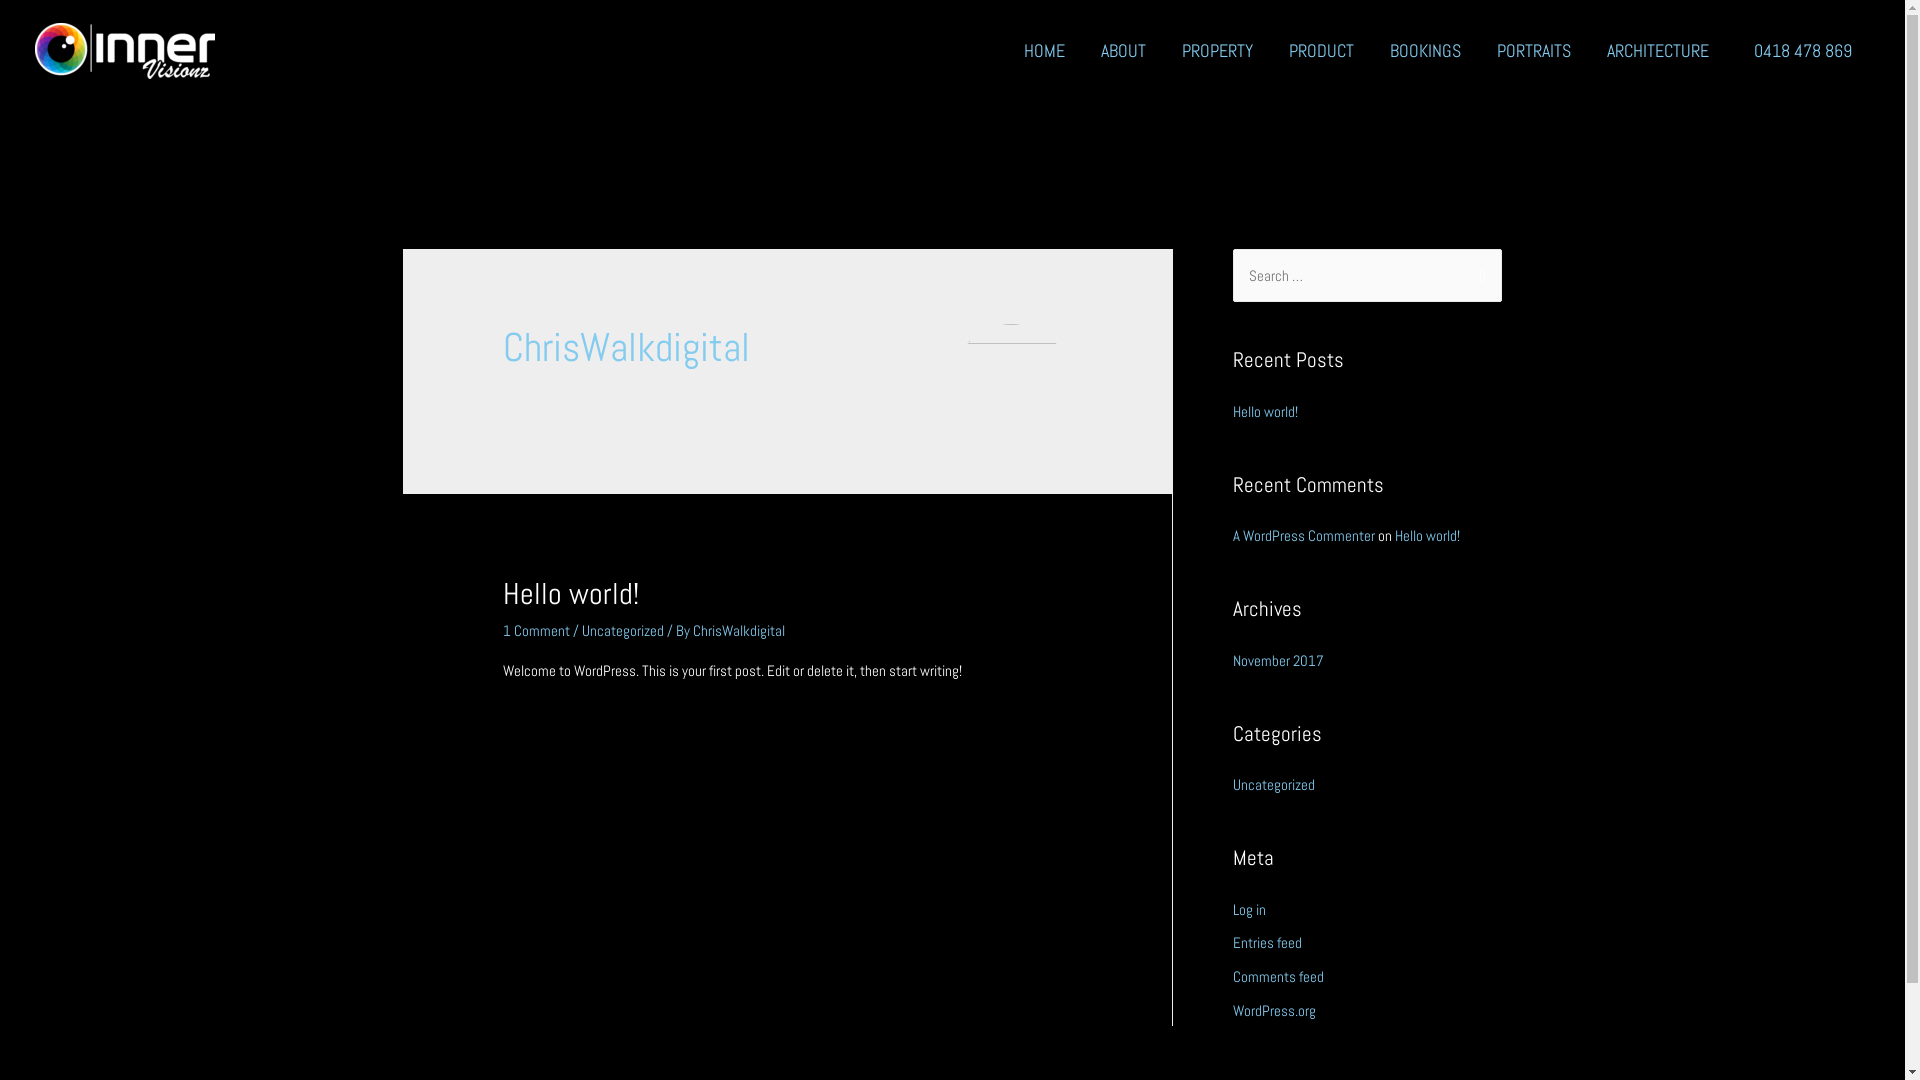  What do you see at coordinates (692, 630) in the screenshot?
I see `'ChrisWalkdigital'` at bounding box center [692, 630].